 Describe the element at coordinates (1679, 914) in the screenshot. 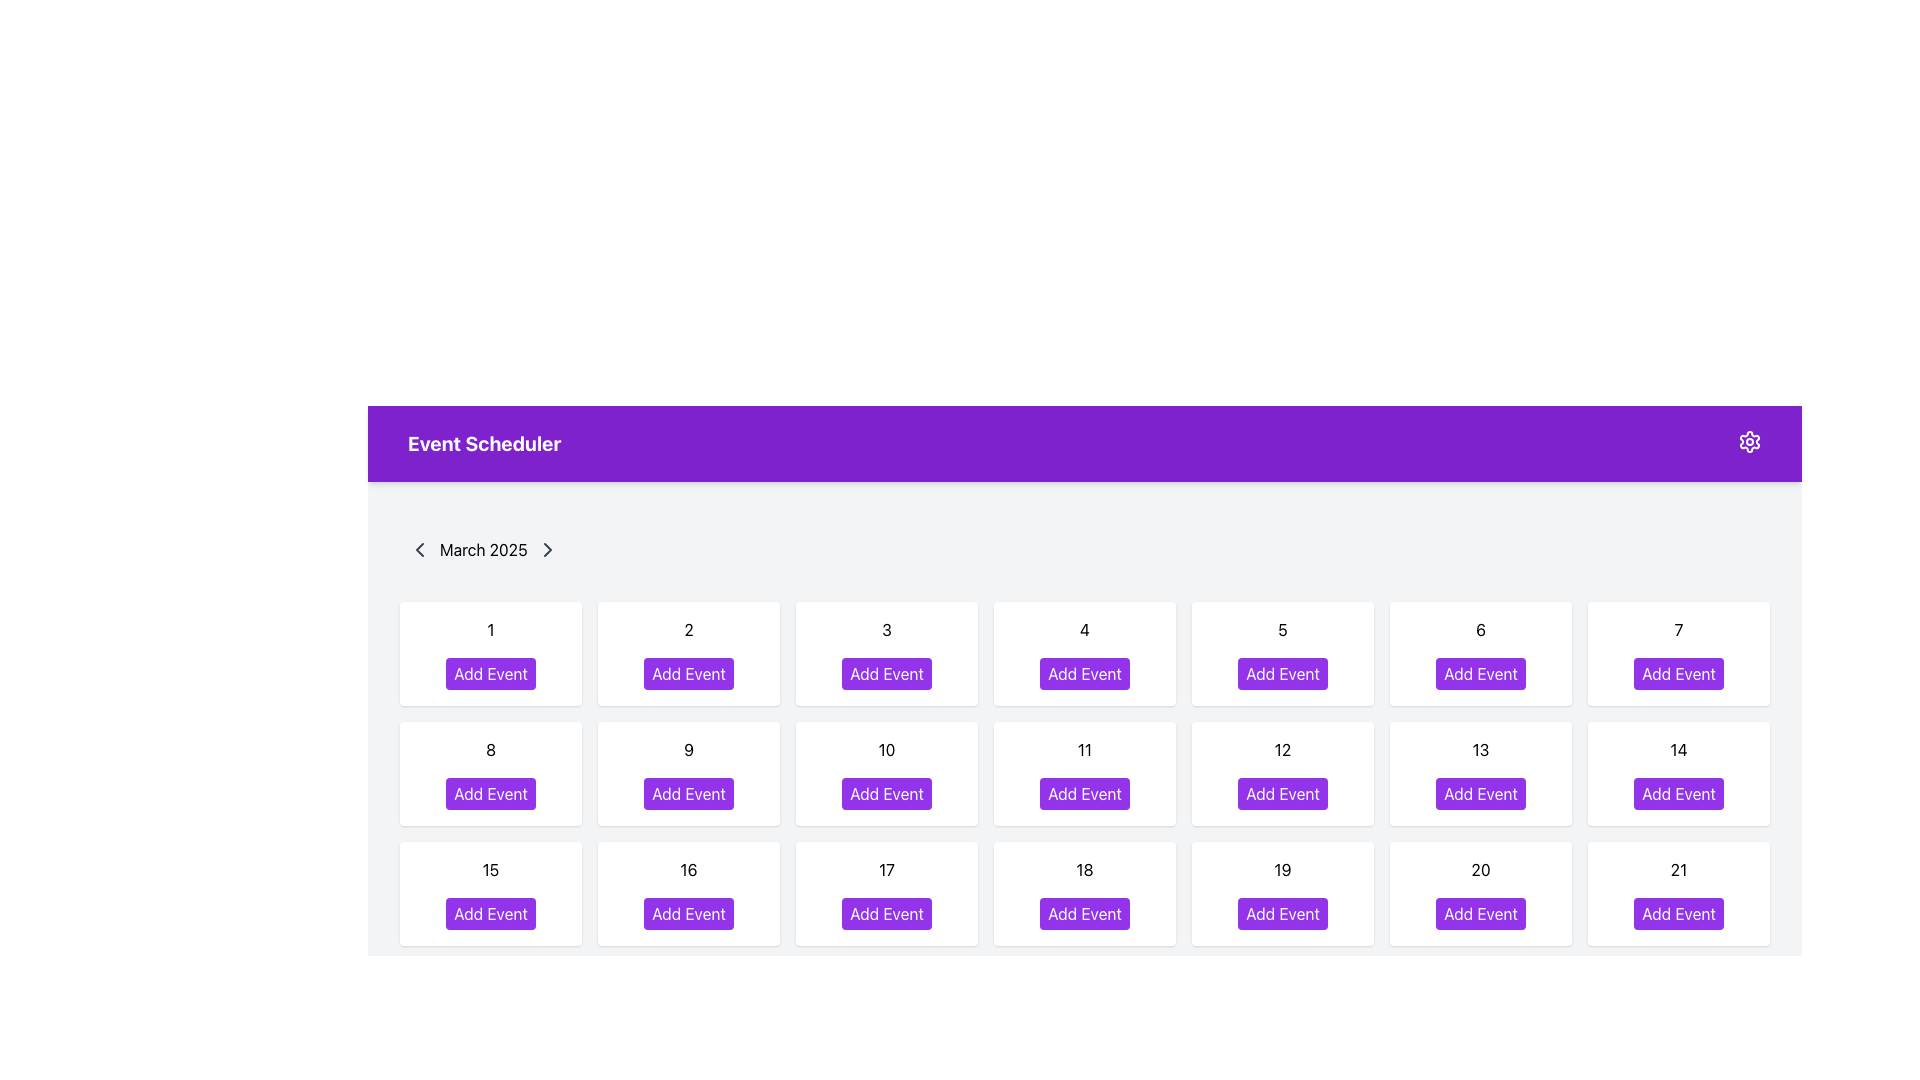

I see `the rectangular button with a purple background and white text reading 'Add Event' located in the cell labeled '21' on the calendar grid` at that location.